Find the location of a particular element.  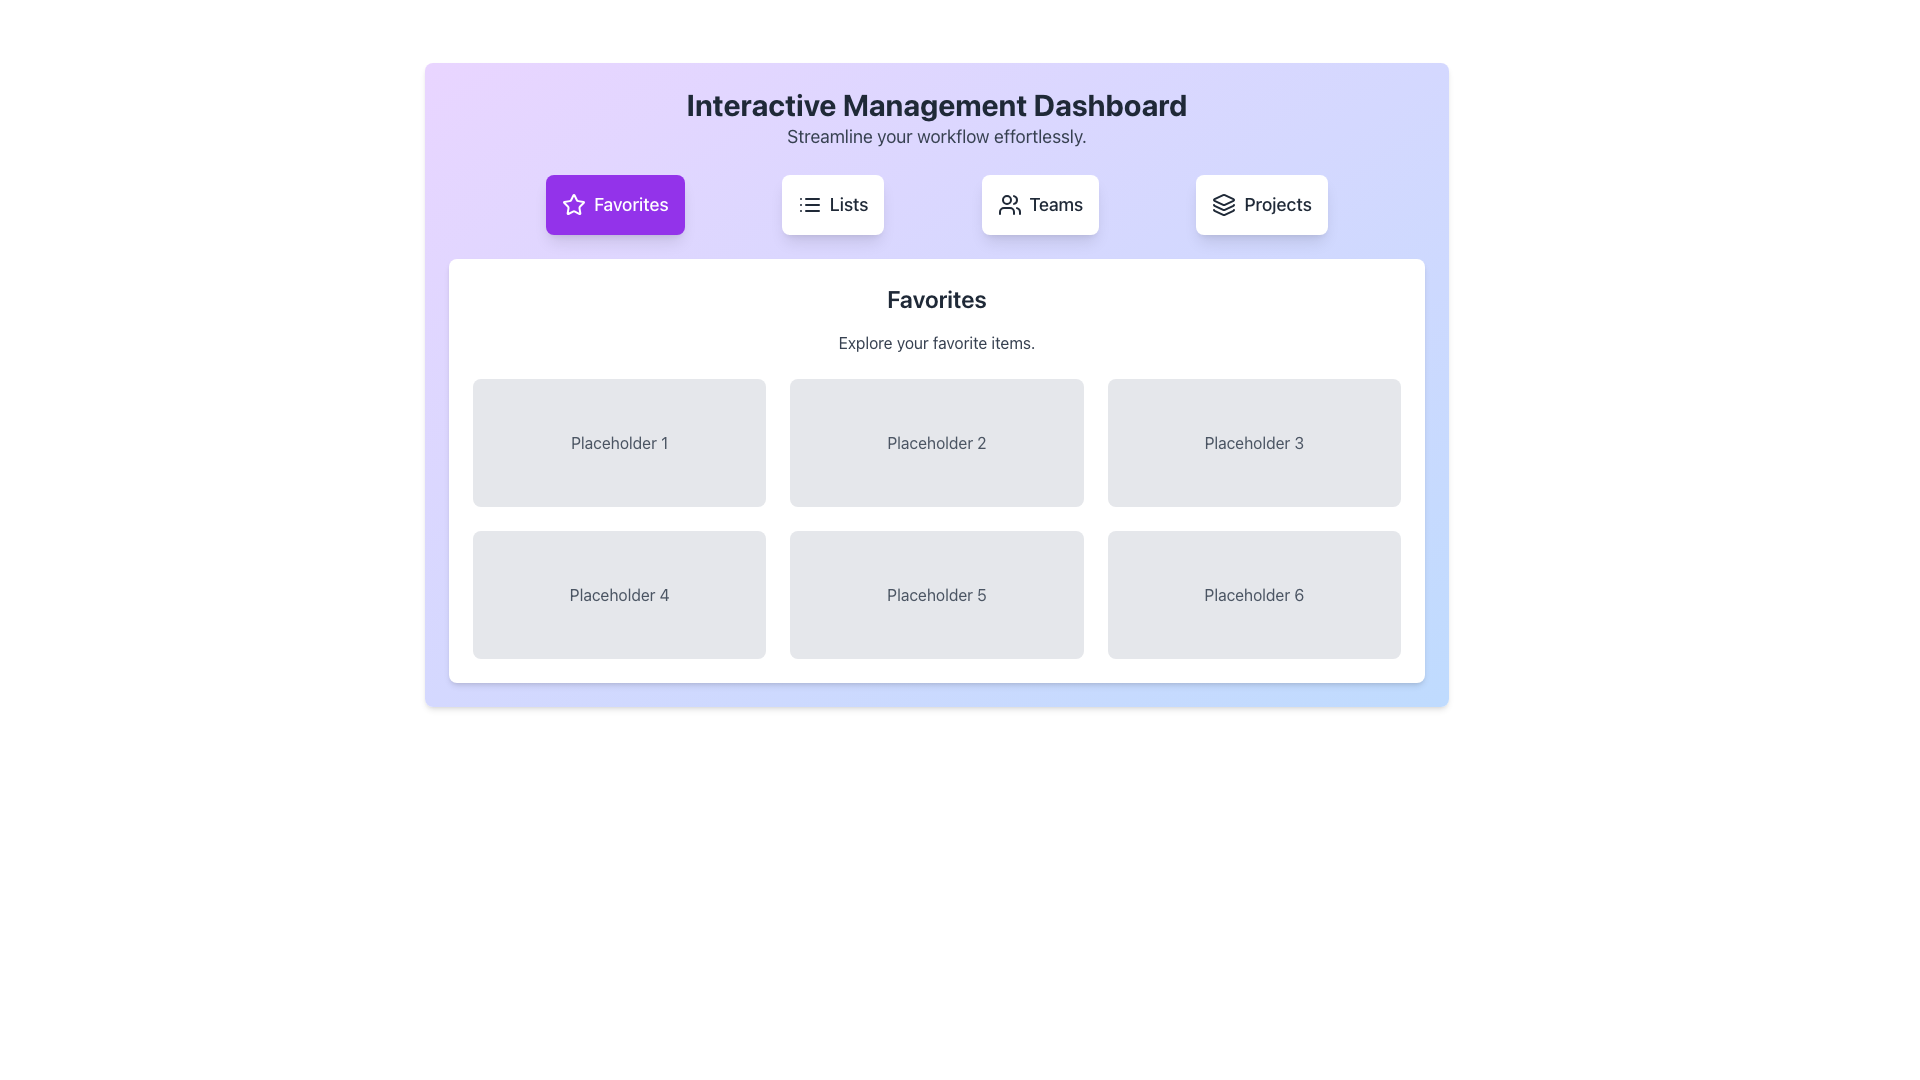

the first card in the grid layout that has a gray background and centered dark gray text reading 'Placeholder 1' is located at coordinates (618, 442).